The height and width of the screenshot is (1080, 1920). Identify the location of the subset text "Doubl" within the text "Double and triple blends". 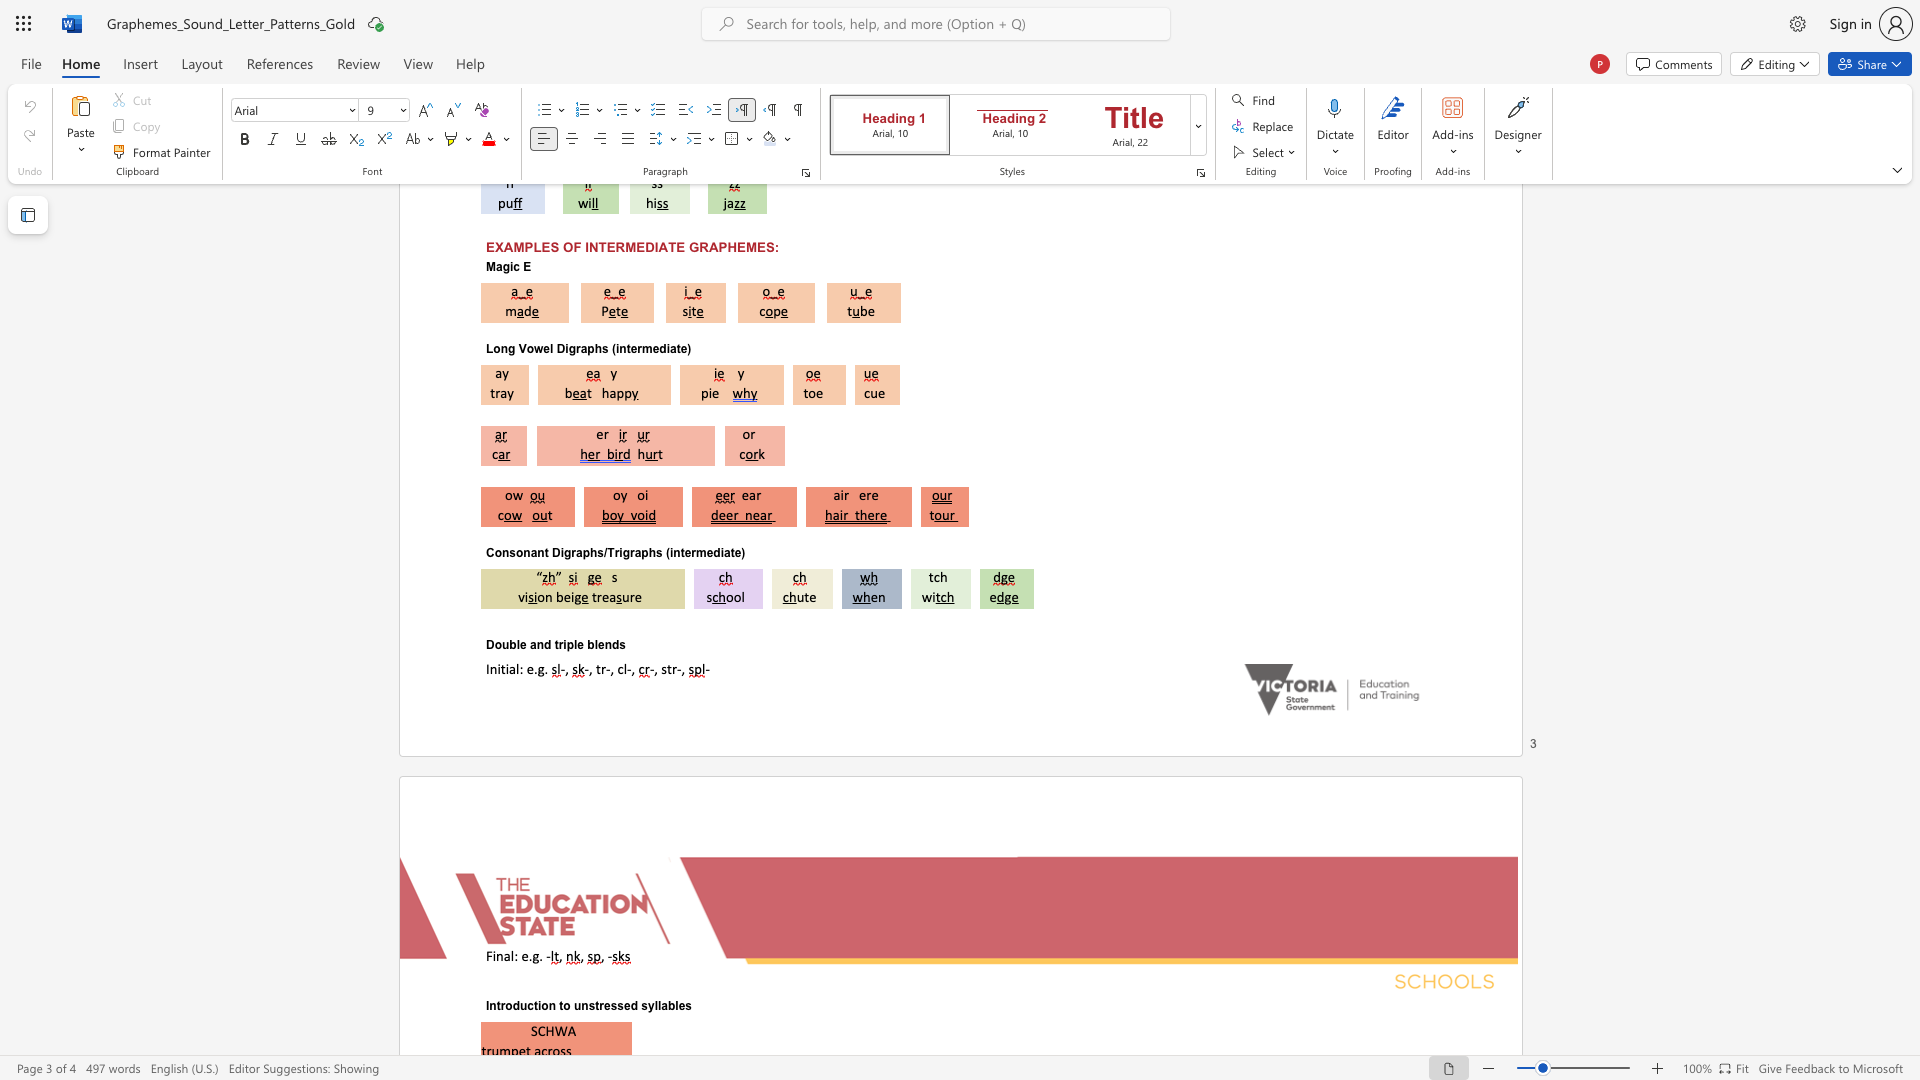
(485, 644).